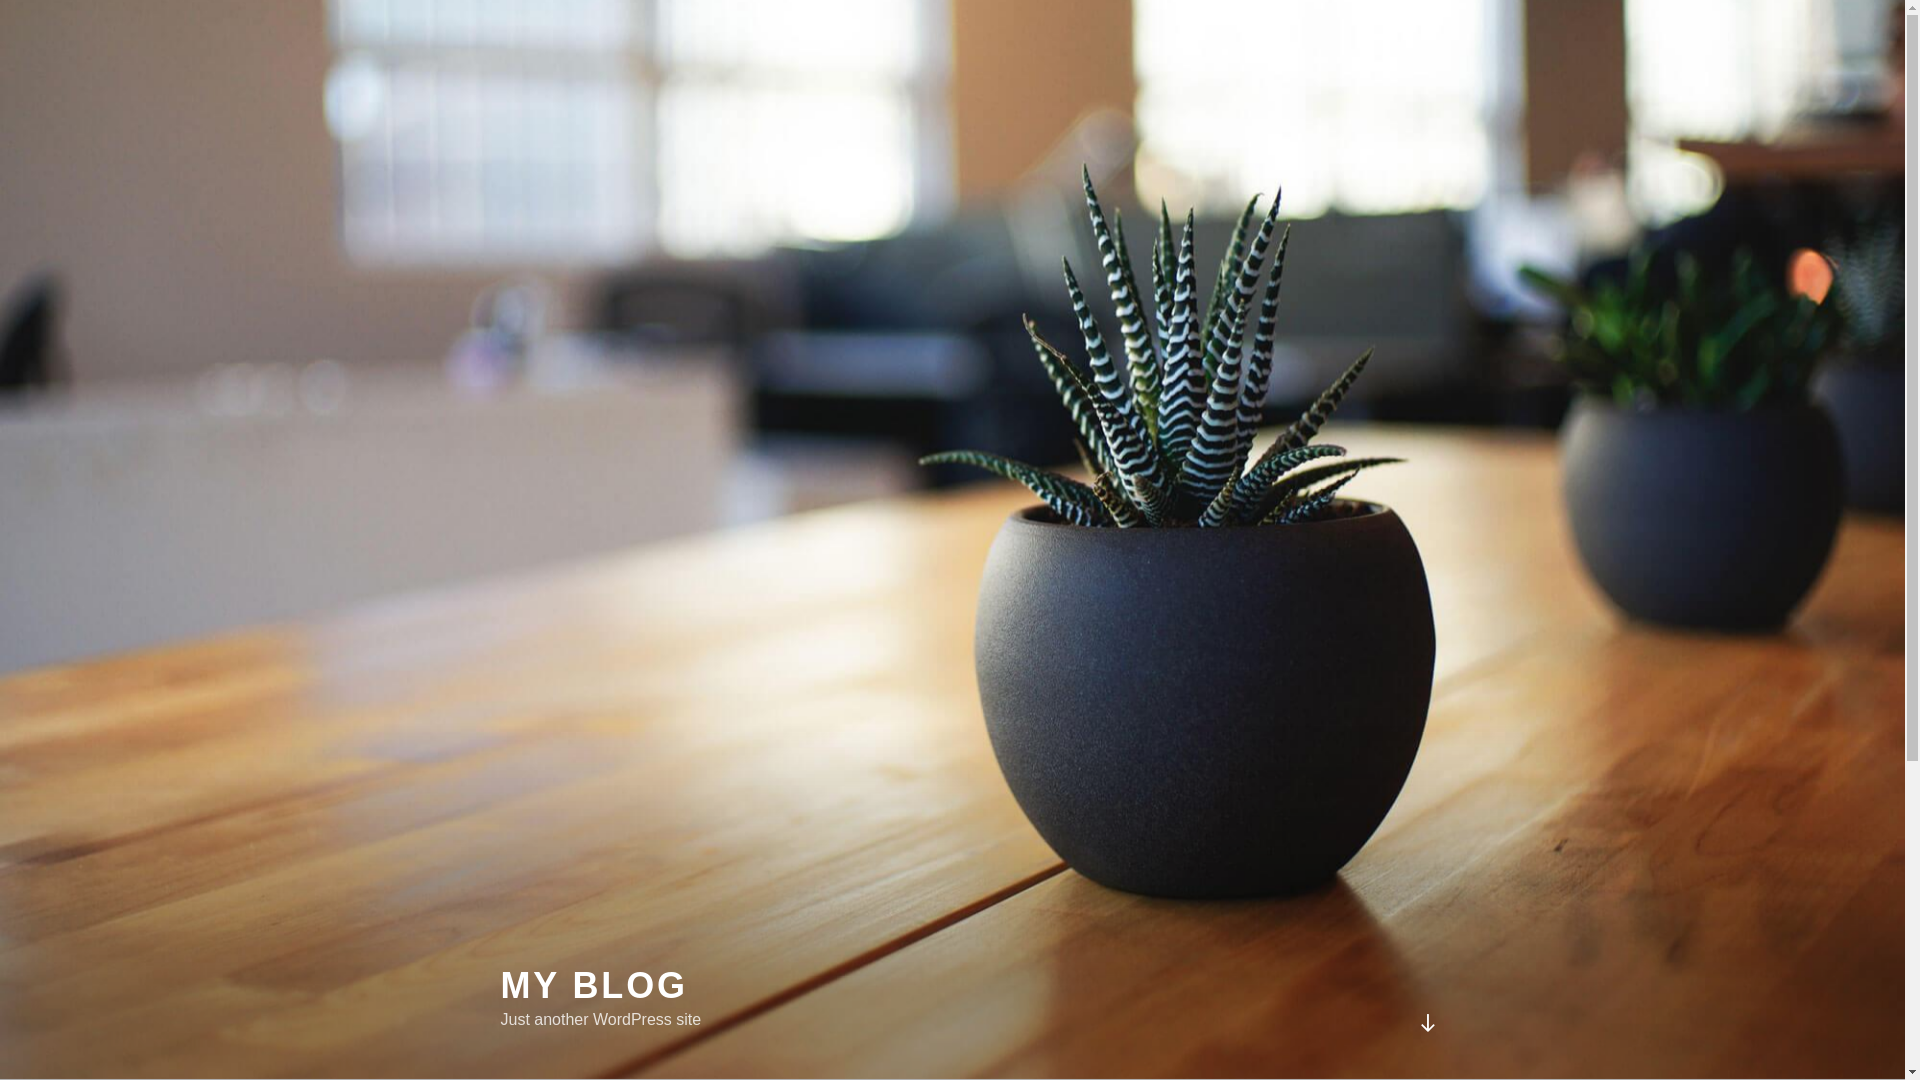 This screenshot has height=1080, width=1920. I want to click on 'MY BLOG', so click(499, 984).